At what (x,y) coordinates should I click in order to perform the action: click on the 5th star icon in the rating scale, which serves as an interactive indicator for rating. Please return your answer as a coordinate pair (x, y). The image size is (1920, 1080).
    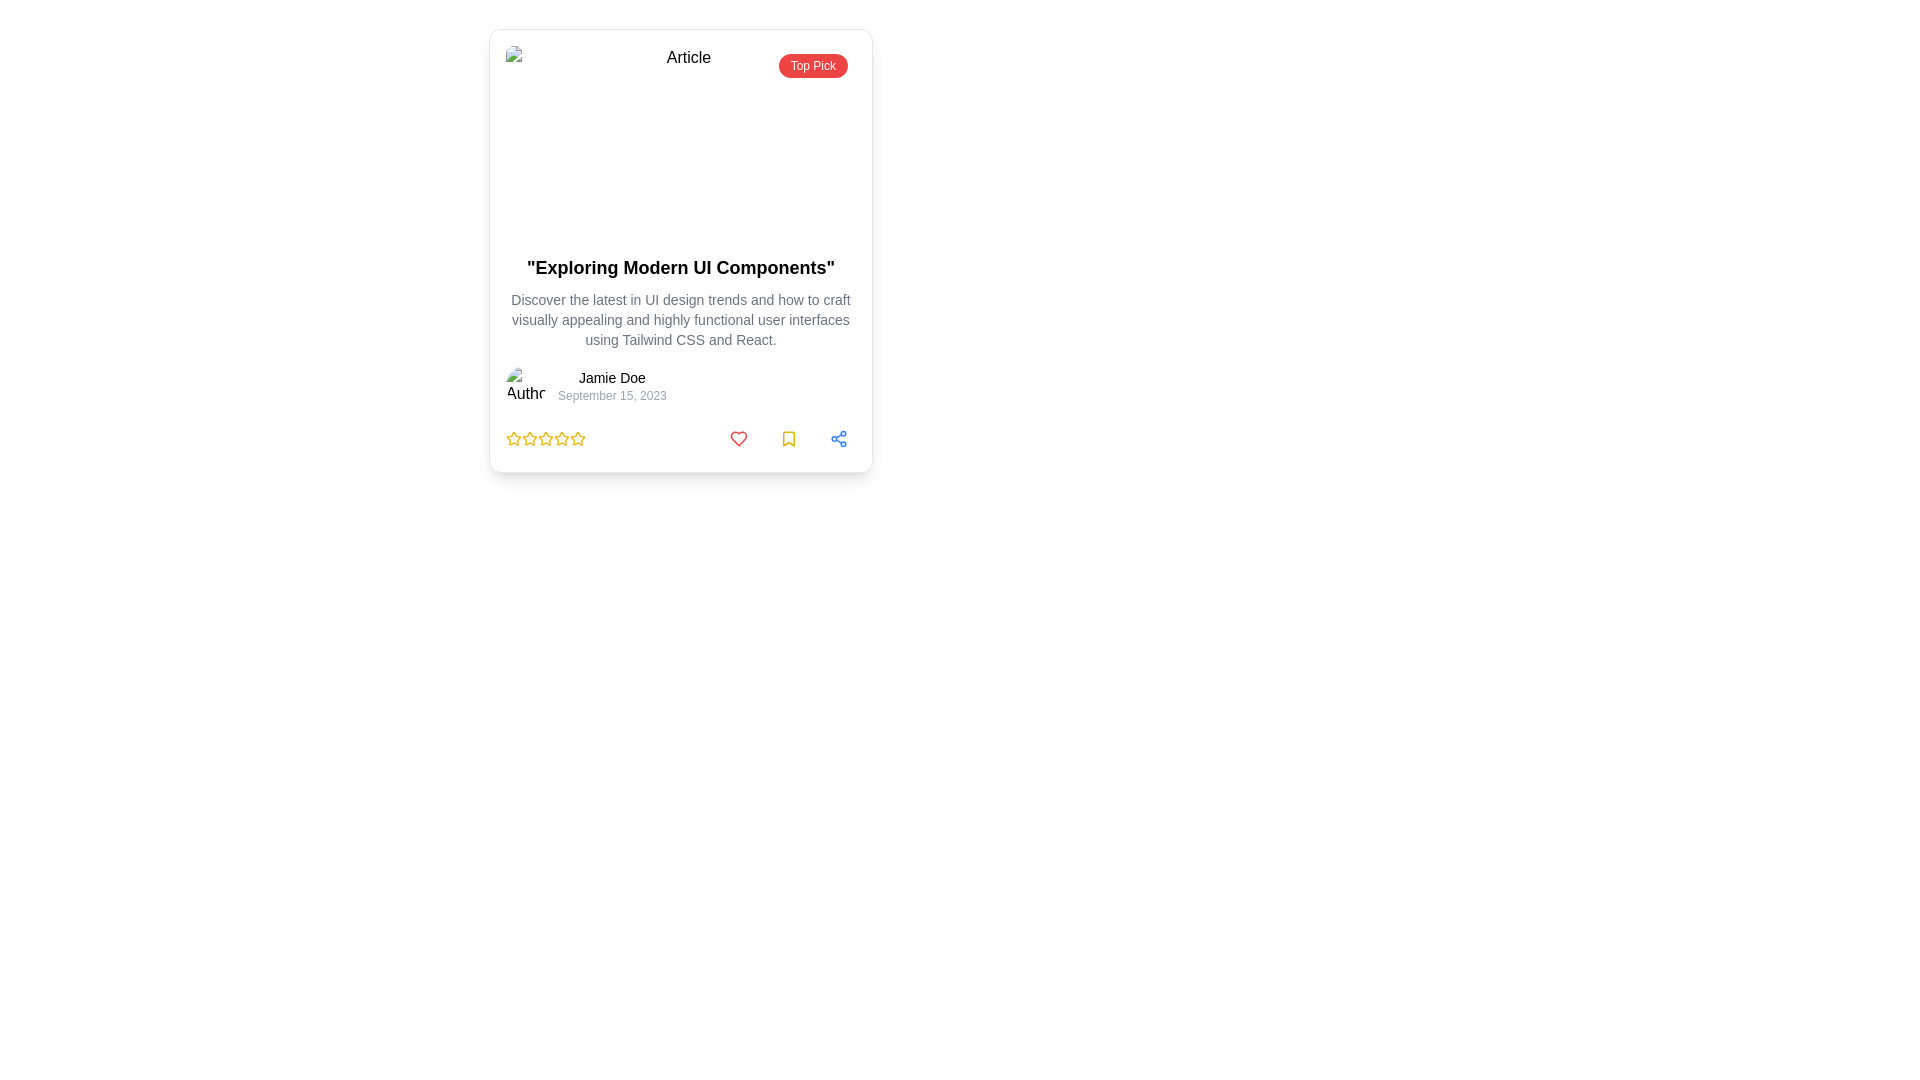
    Looking at the image, I should click on (576, 438).